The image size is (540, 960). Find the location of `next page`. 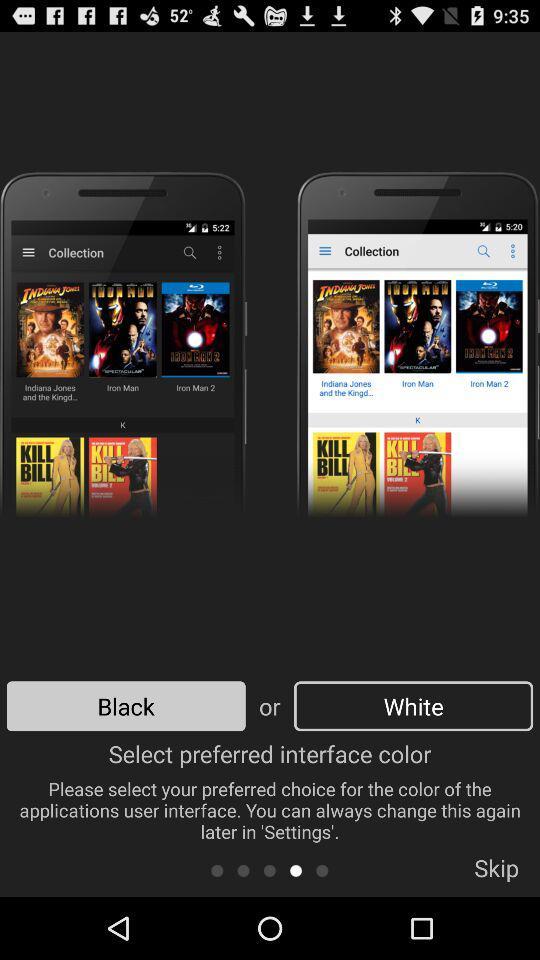

next page is located at coordinates (322, 869).